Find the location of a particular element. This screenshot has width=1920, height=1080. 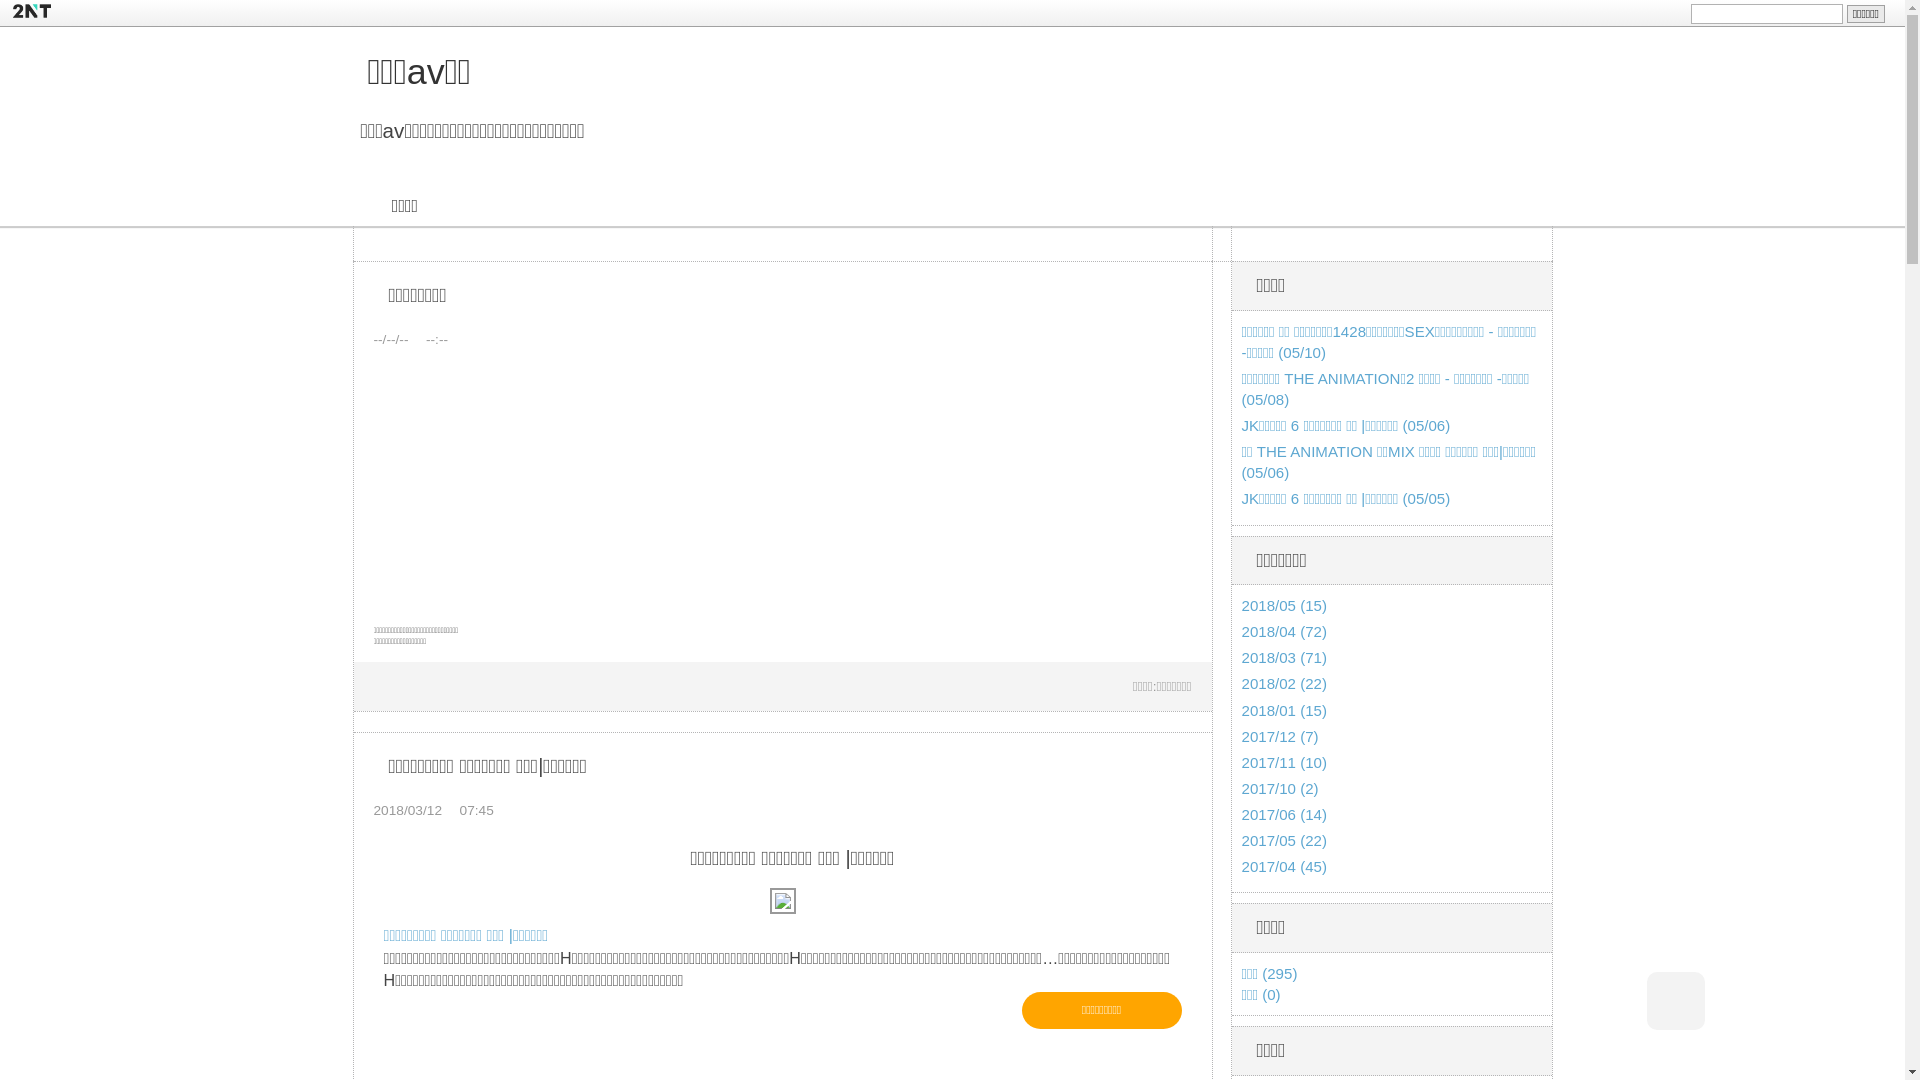

'2018/01 (15)' is located at coordinates (1285, 709).